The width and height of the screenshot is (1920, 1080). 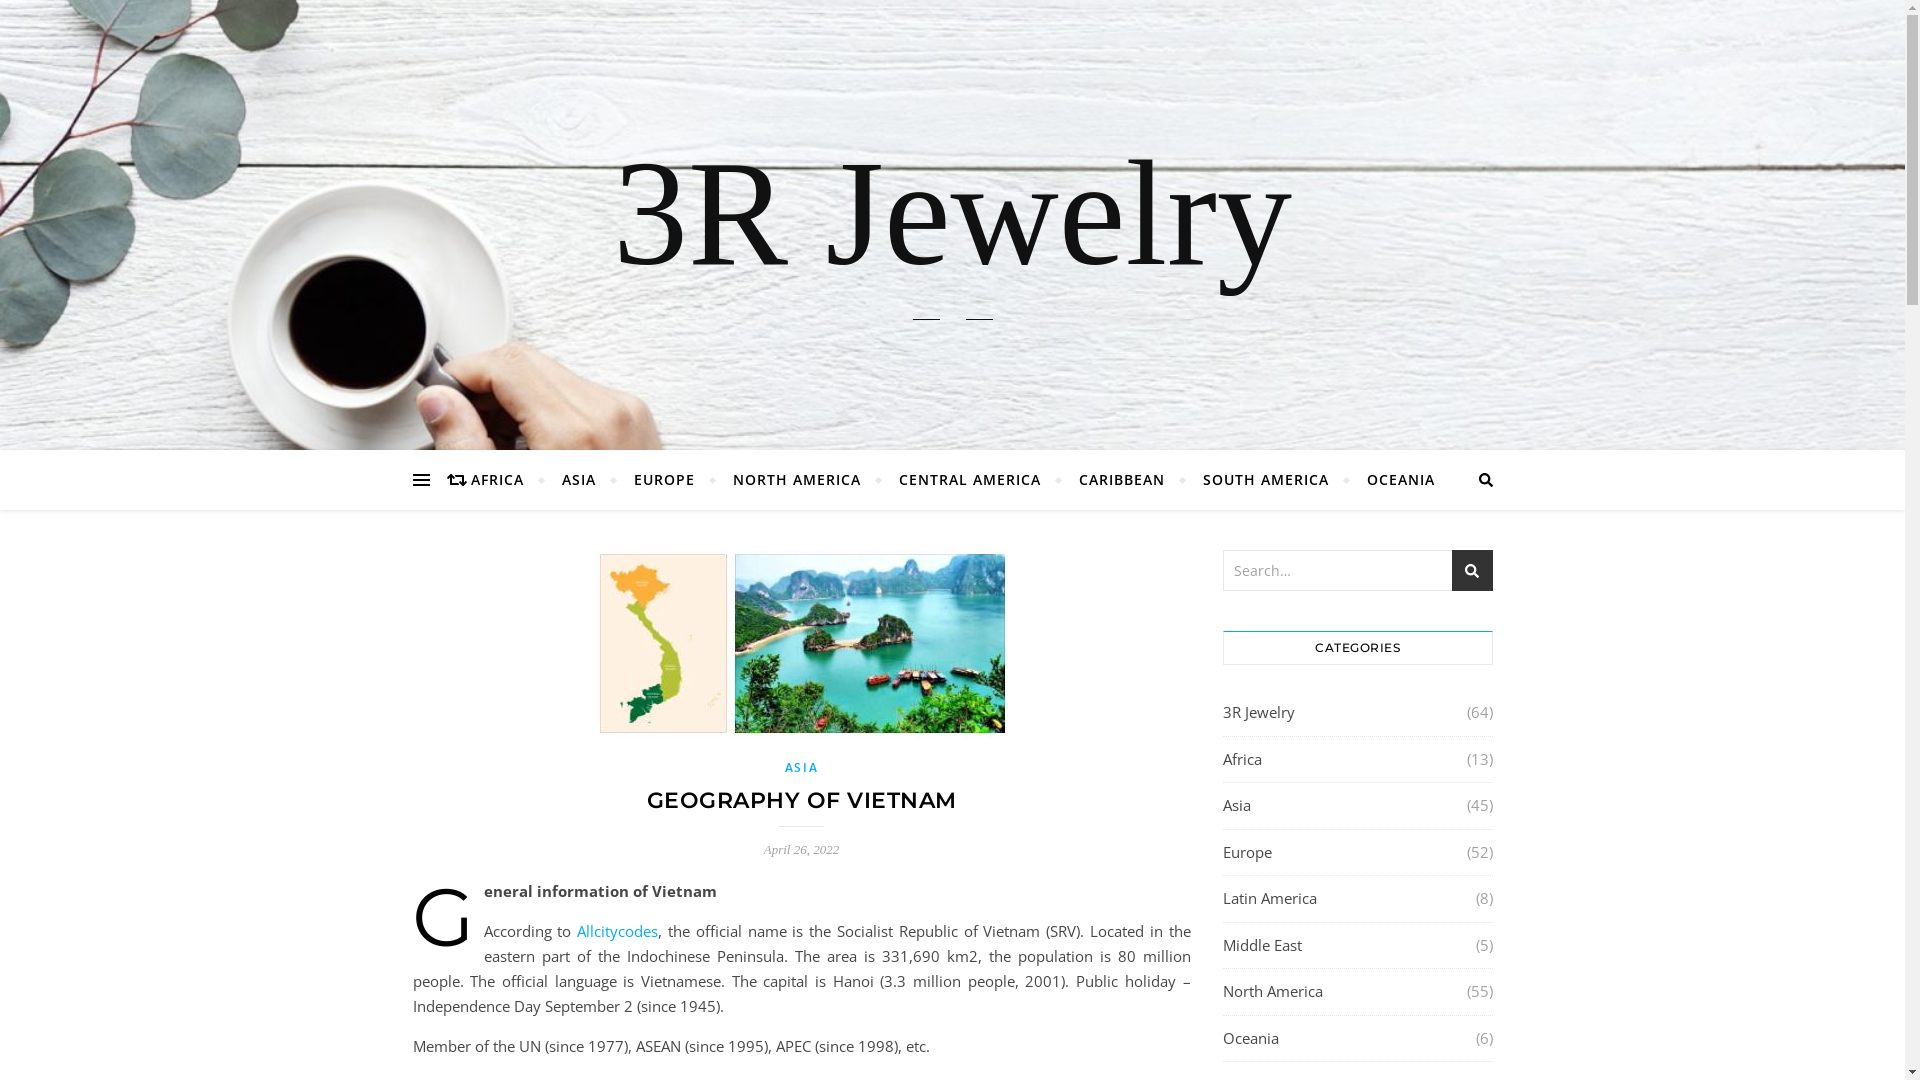 What do you see at coordinates (795, 479) in the screenshot?
I see `'NORTH AMERICA'` at bounding box center [795, 479].